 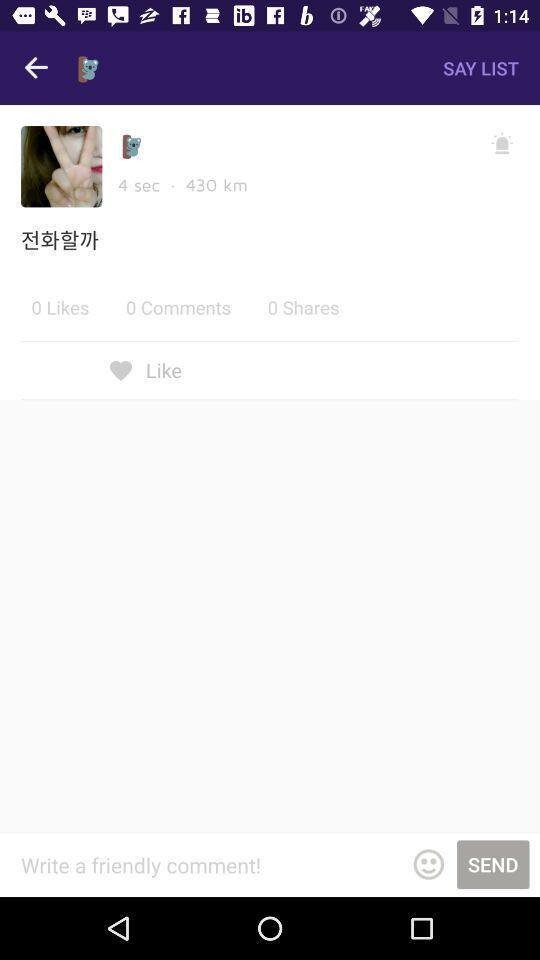 What do you see at coordinates (36, 68) in the screenshot?
I see `the arrow_backward icon` at bounding box center [36, 68].